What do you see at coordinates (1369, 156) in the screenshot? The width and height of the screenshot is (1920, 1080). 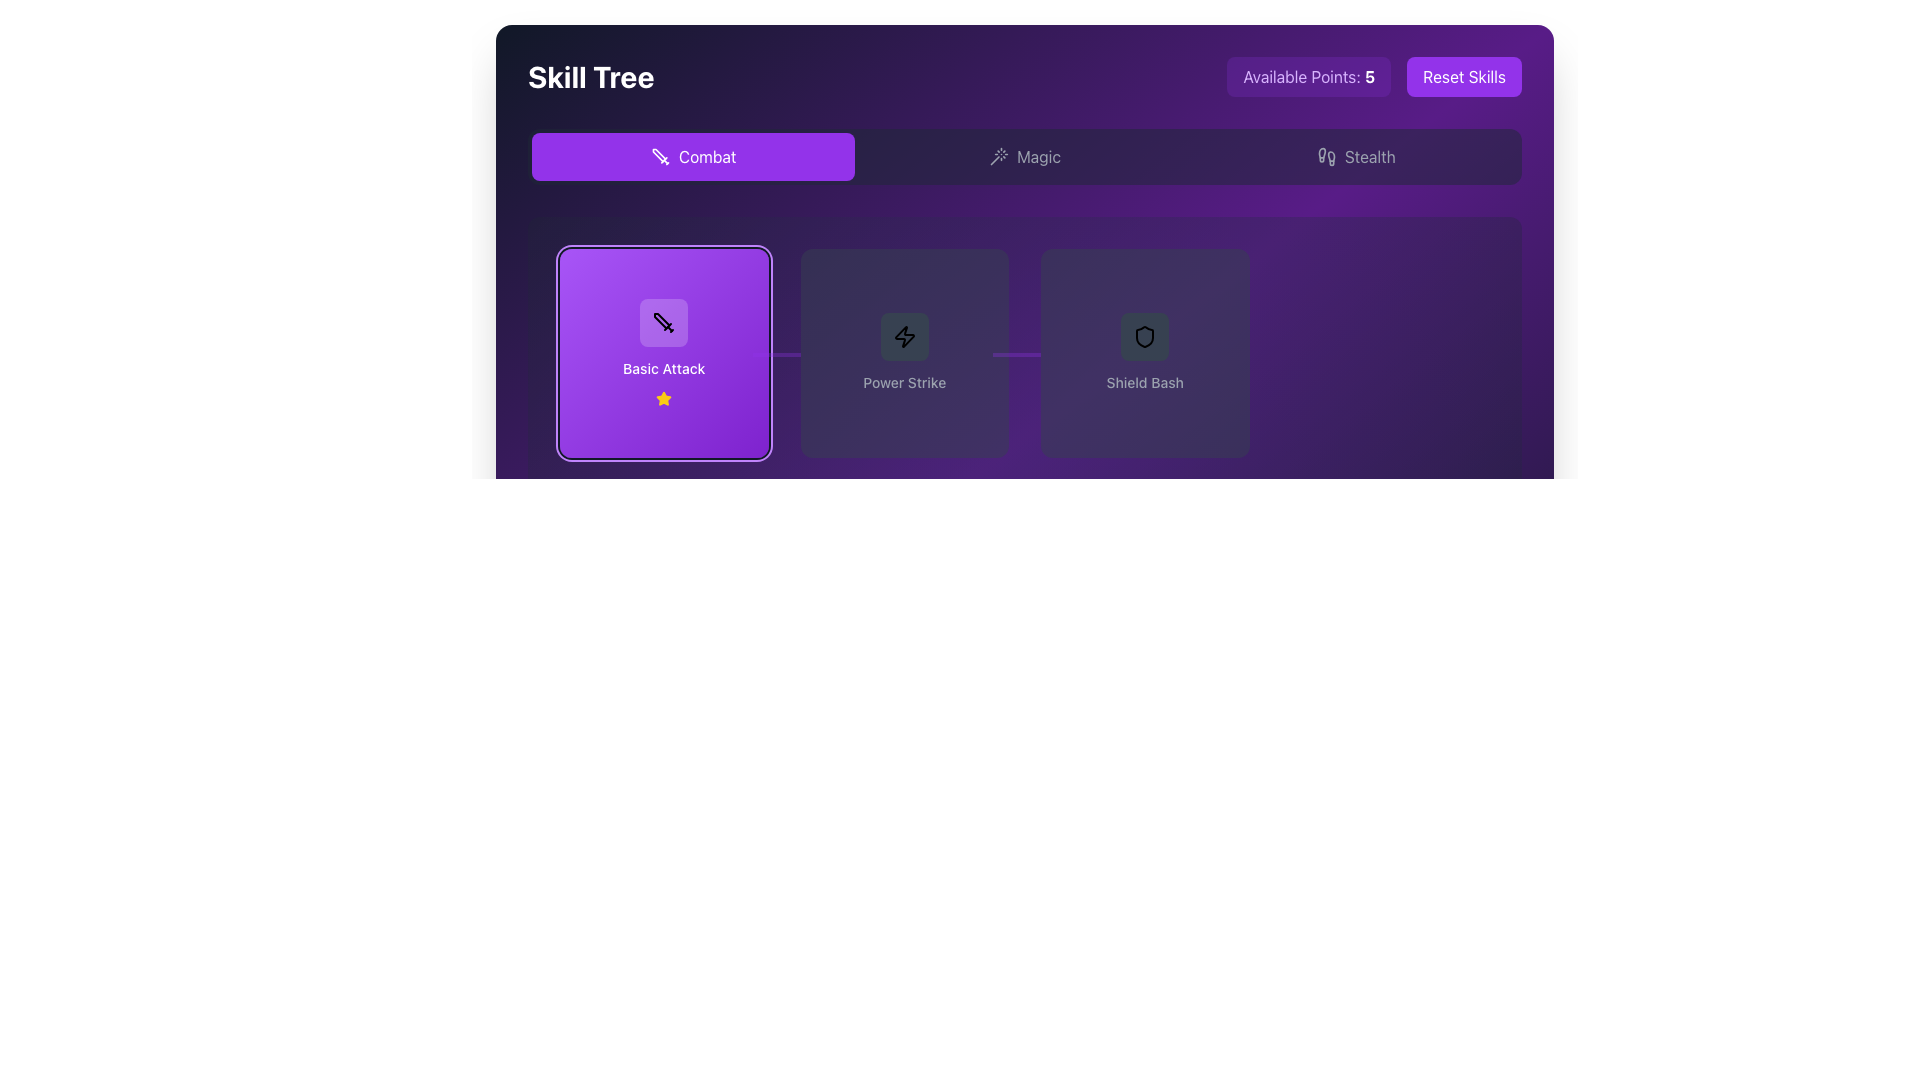 I see `the Text label located at the top-right corner of the interface, adjacent to a small icon resembling footprints` at bounding box center [1369, 156].